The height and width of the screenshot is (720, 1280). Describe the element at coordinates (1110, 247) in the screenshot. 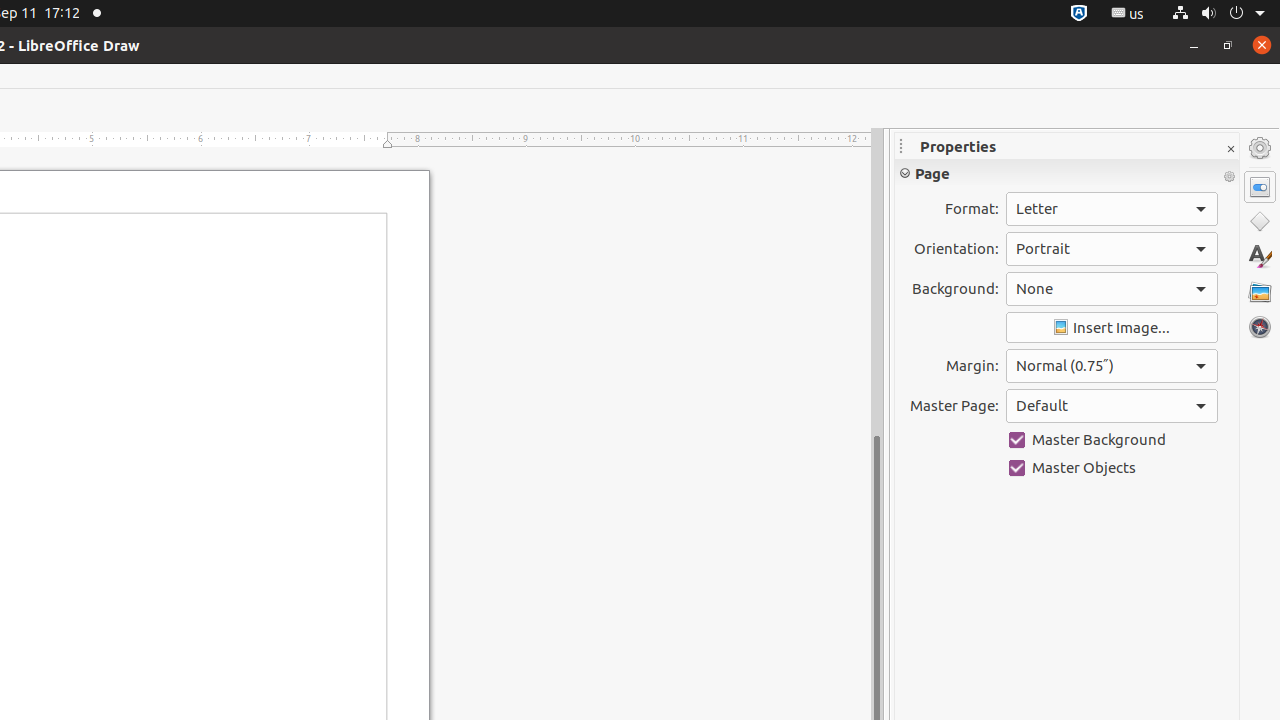

I see `'Orientation:'` at that location.